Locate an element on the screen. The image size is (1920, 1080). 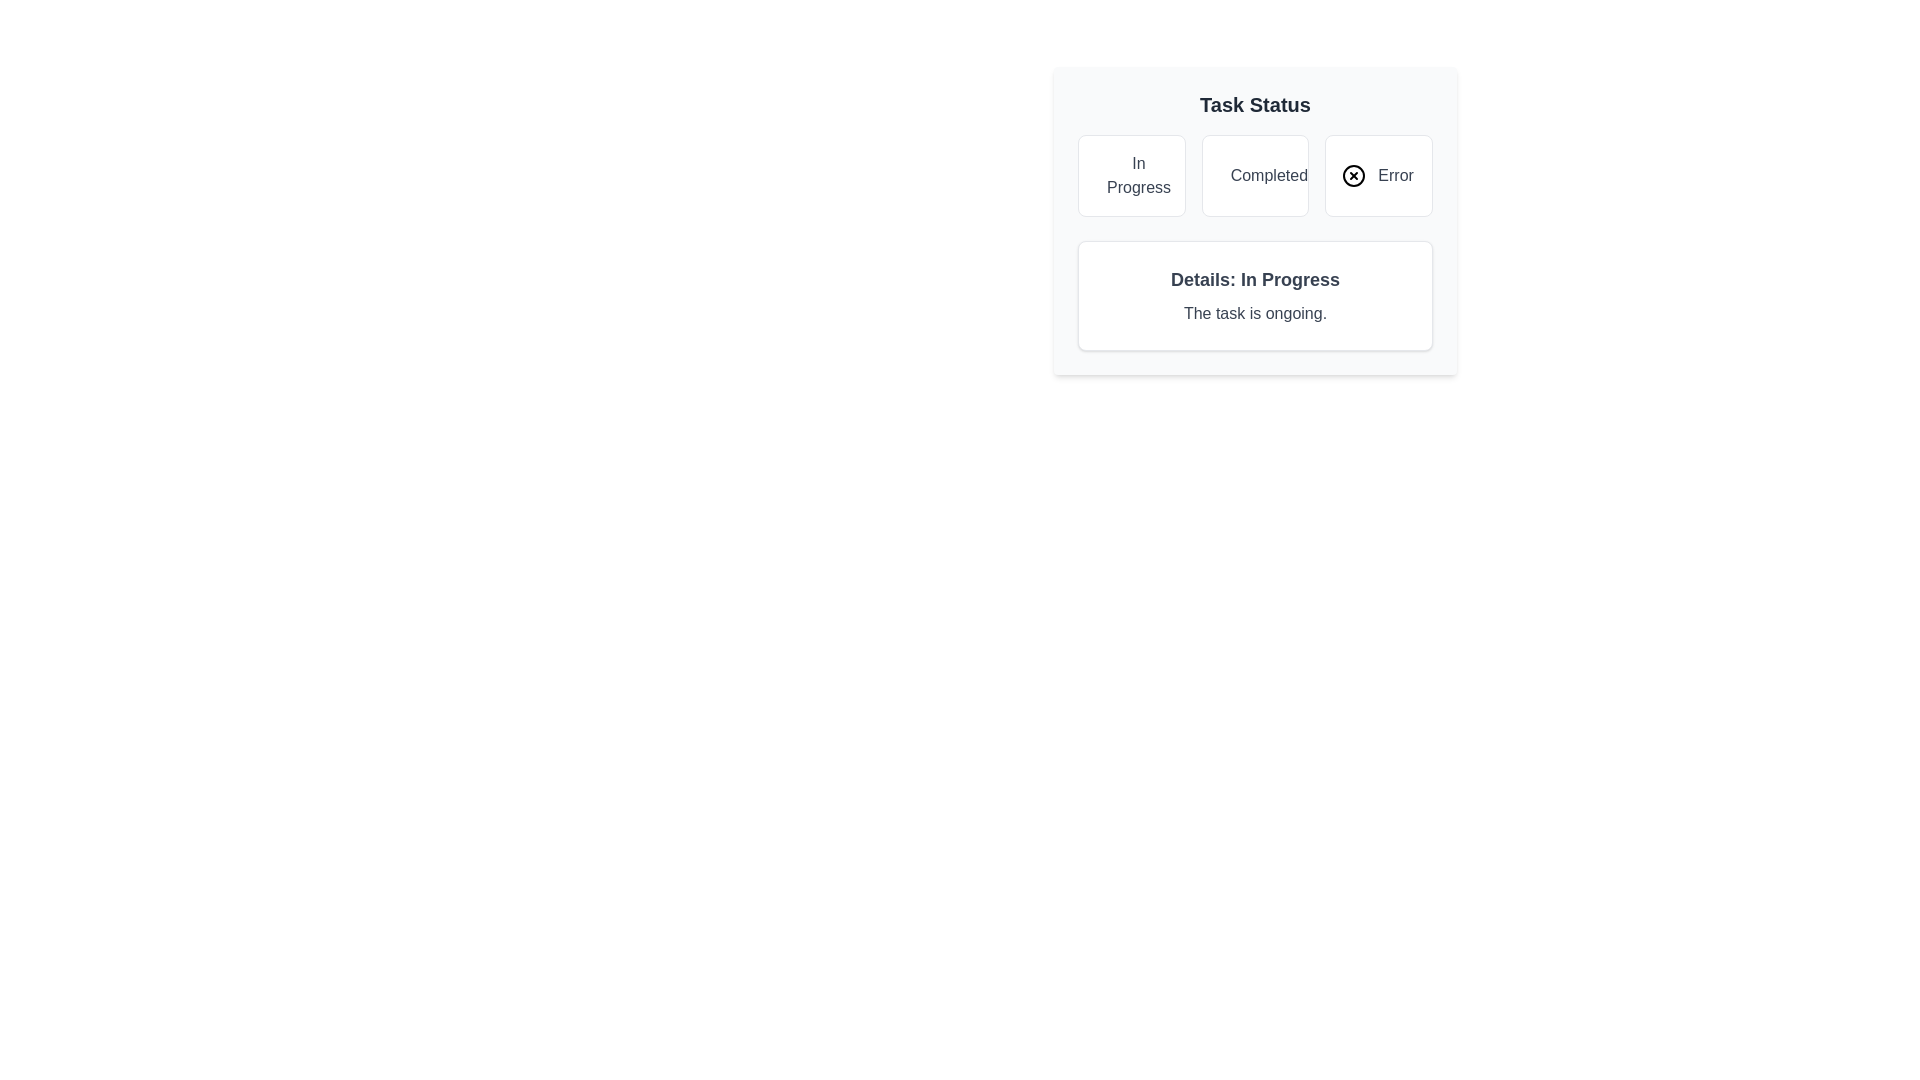
the Text Label that displays the current status of a task as 'In Progress', located above the secondary text line 'The task is ongoing' is located at coordinates (1254, 280).